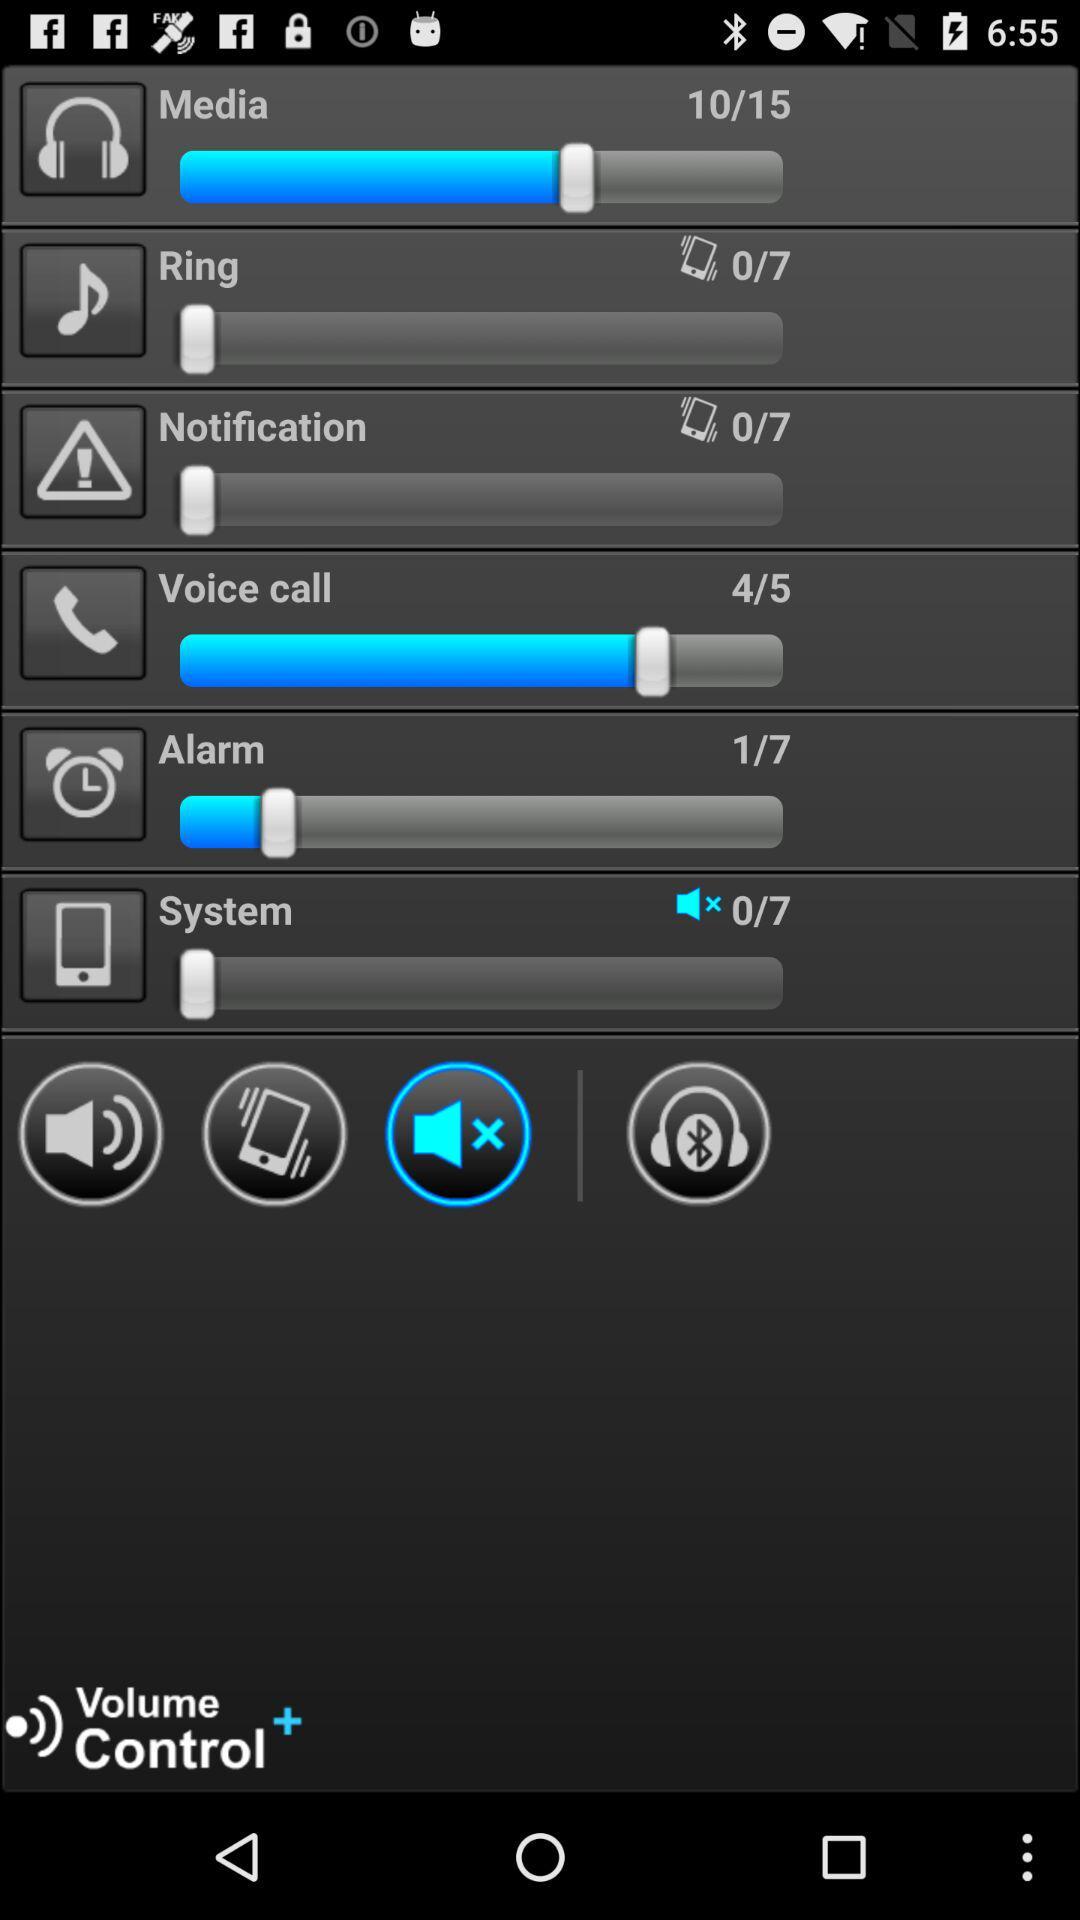  I want to click on the music icon, so click(82, 321).